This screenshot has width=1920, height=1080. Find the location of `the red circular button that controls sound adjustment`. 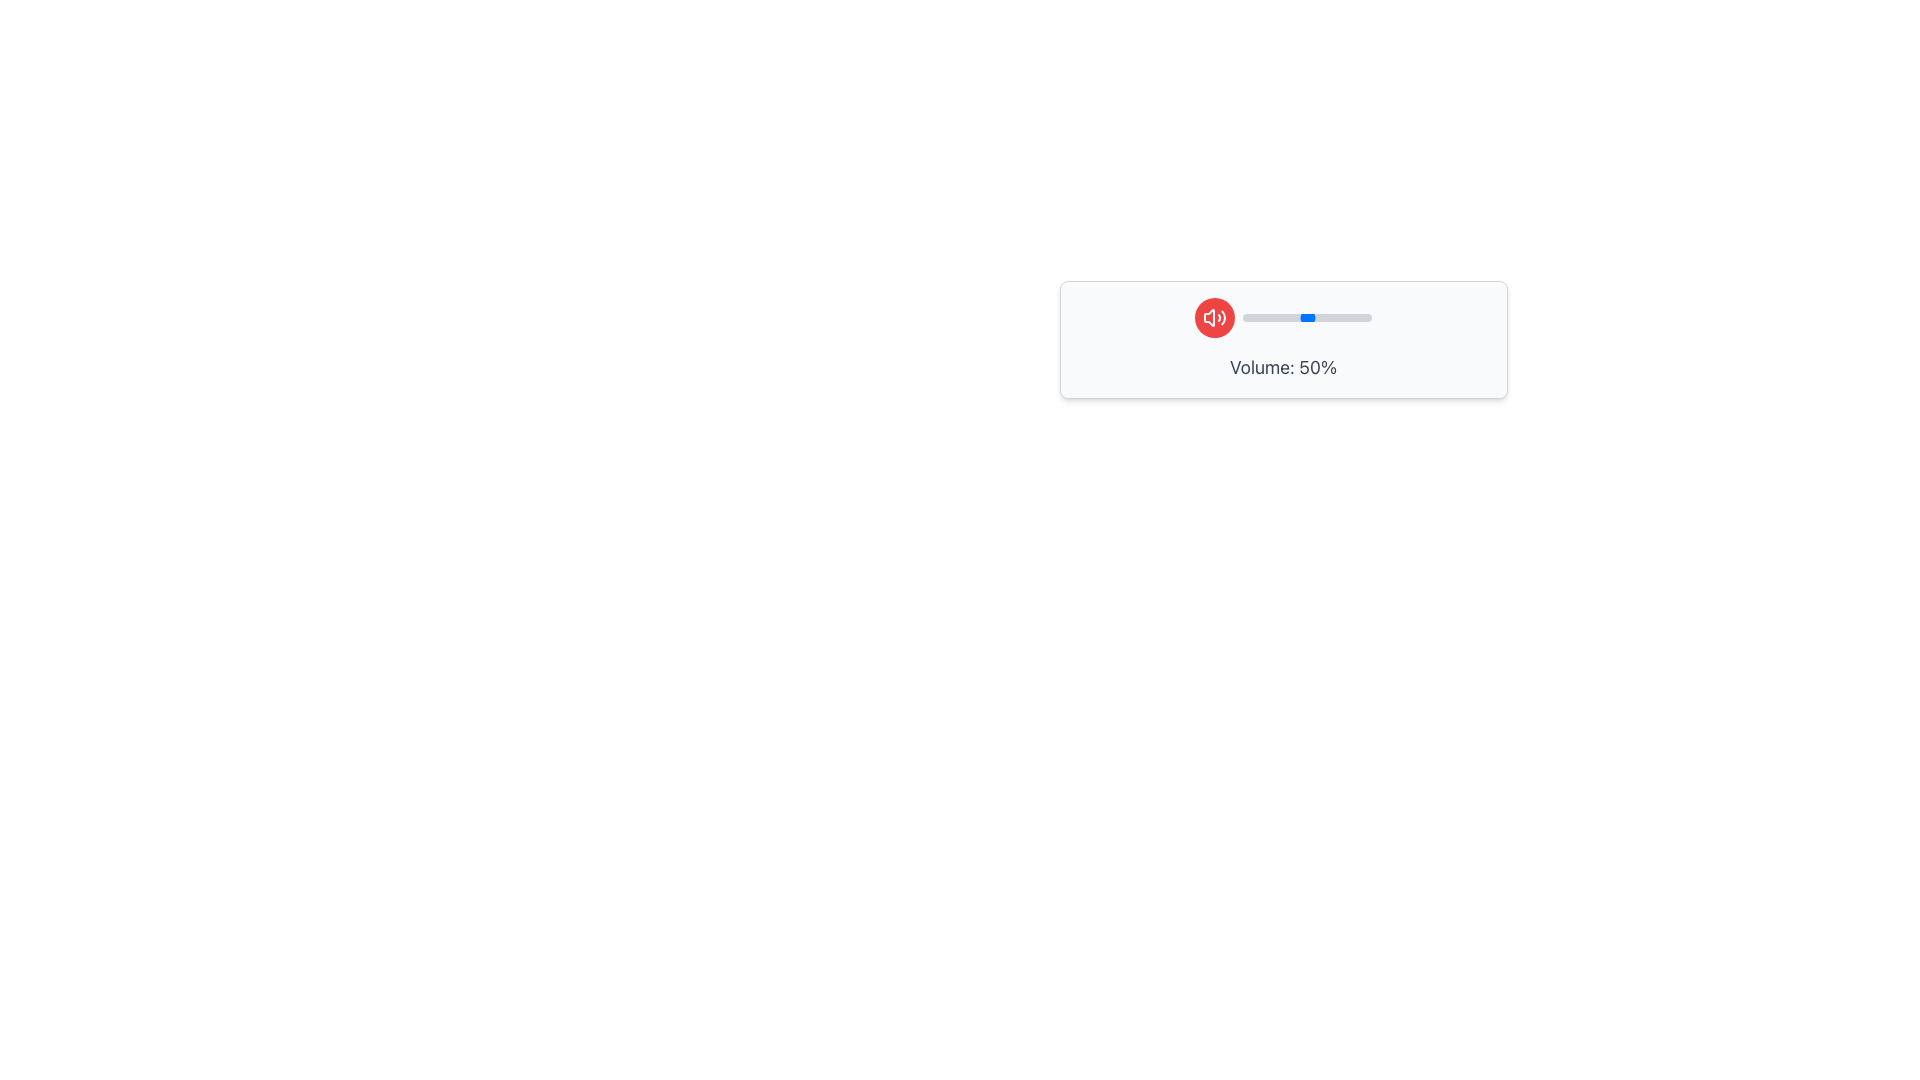

the red circular button that controls sound adjustment is located at coordinates (1213, 316).